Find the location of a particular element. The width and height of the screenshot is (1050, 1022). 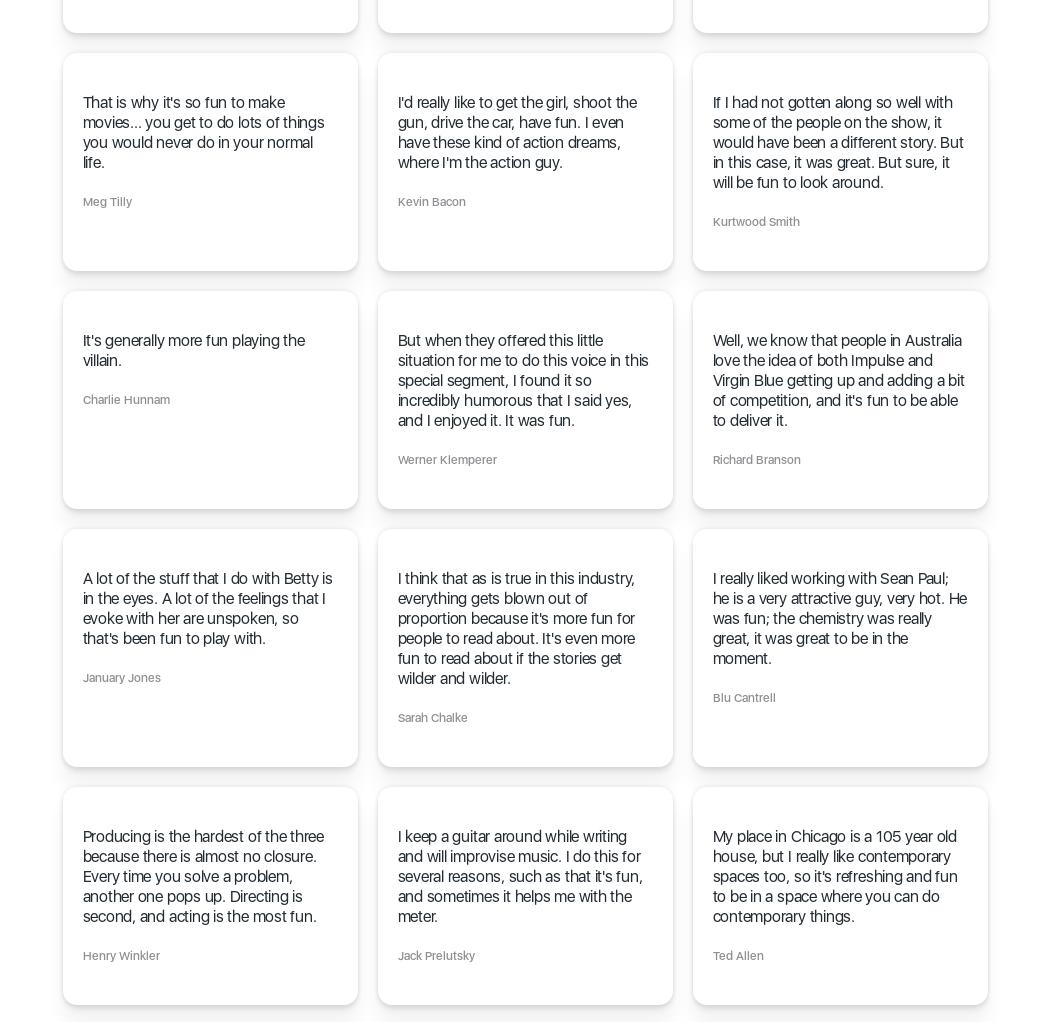

'I'd really like to get the girl, shoot the gun, drive the car, have fun. I even have these kind of action dreams, where I'm the action guy.' is located at coordinates (515, 132).